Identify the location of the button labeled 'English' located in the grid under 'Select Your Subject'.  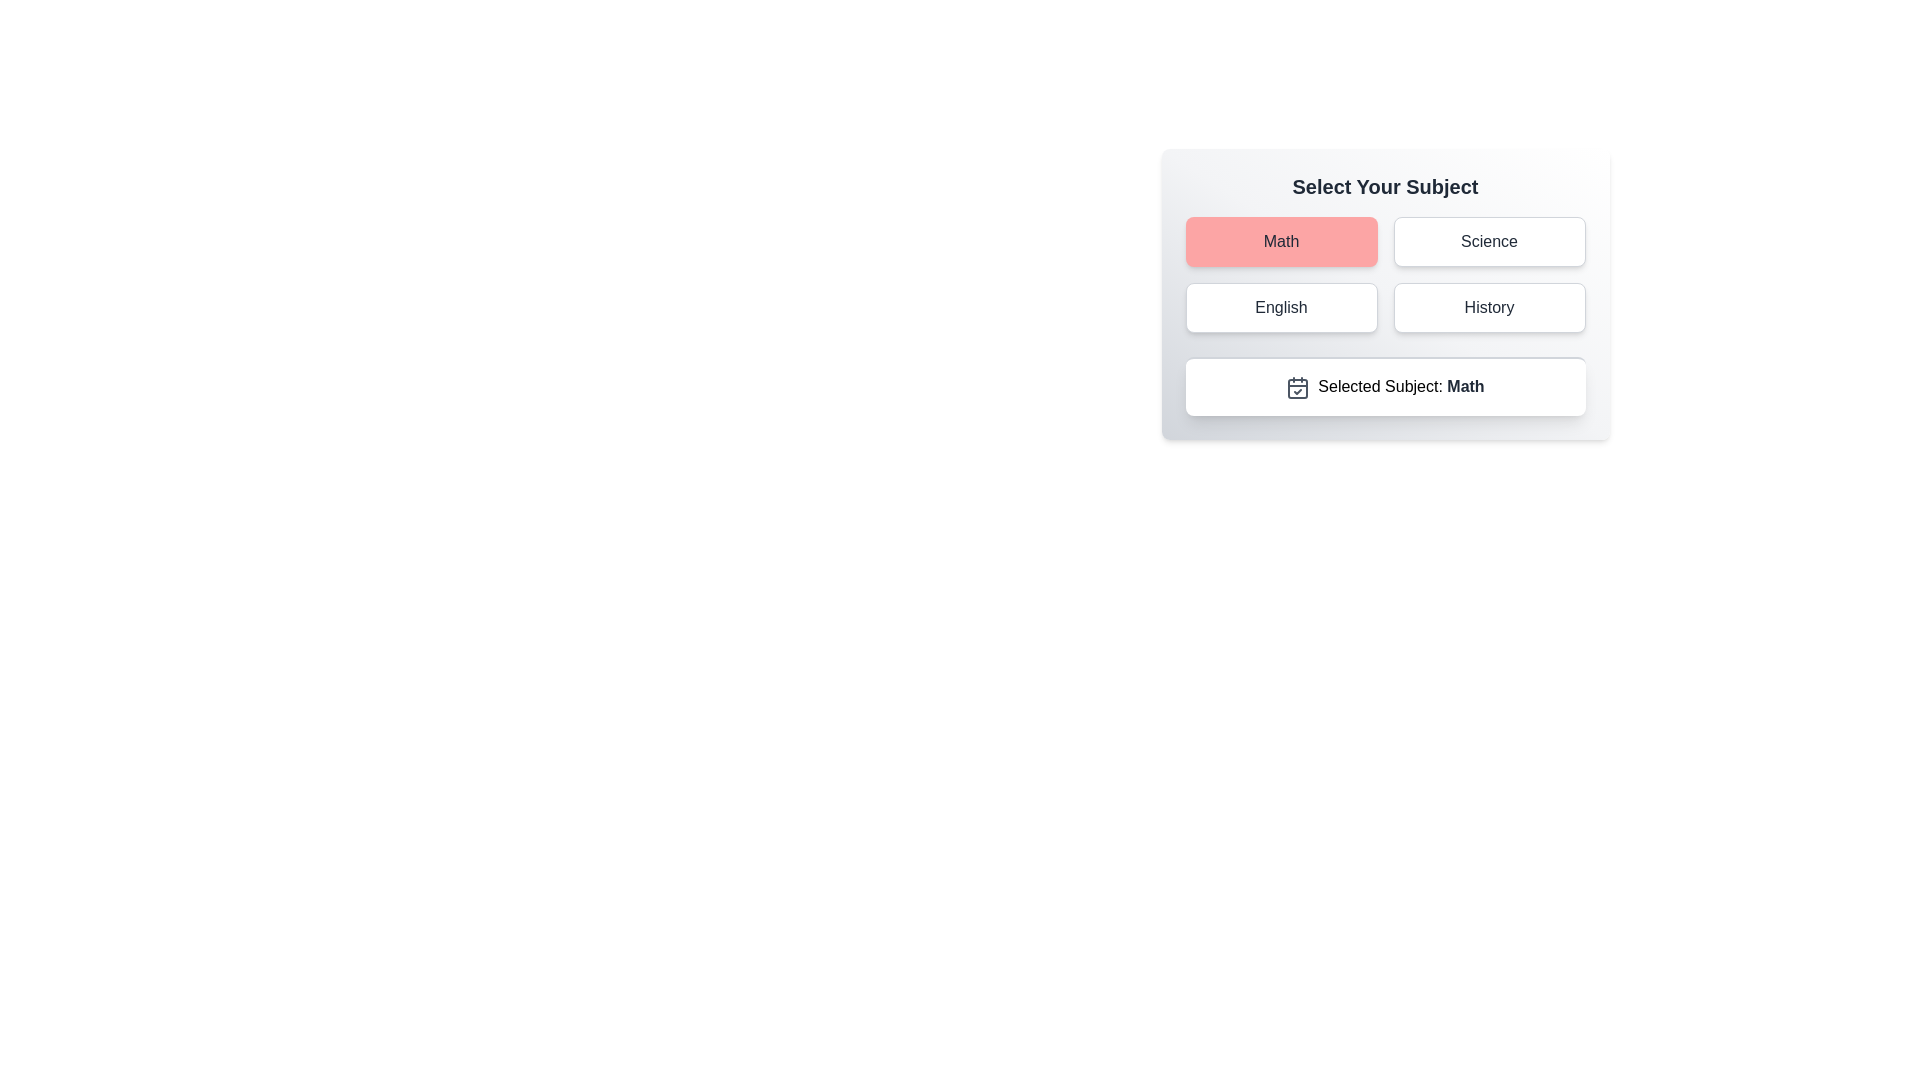
(1281, 308).